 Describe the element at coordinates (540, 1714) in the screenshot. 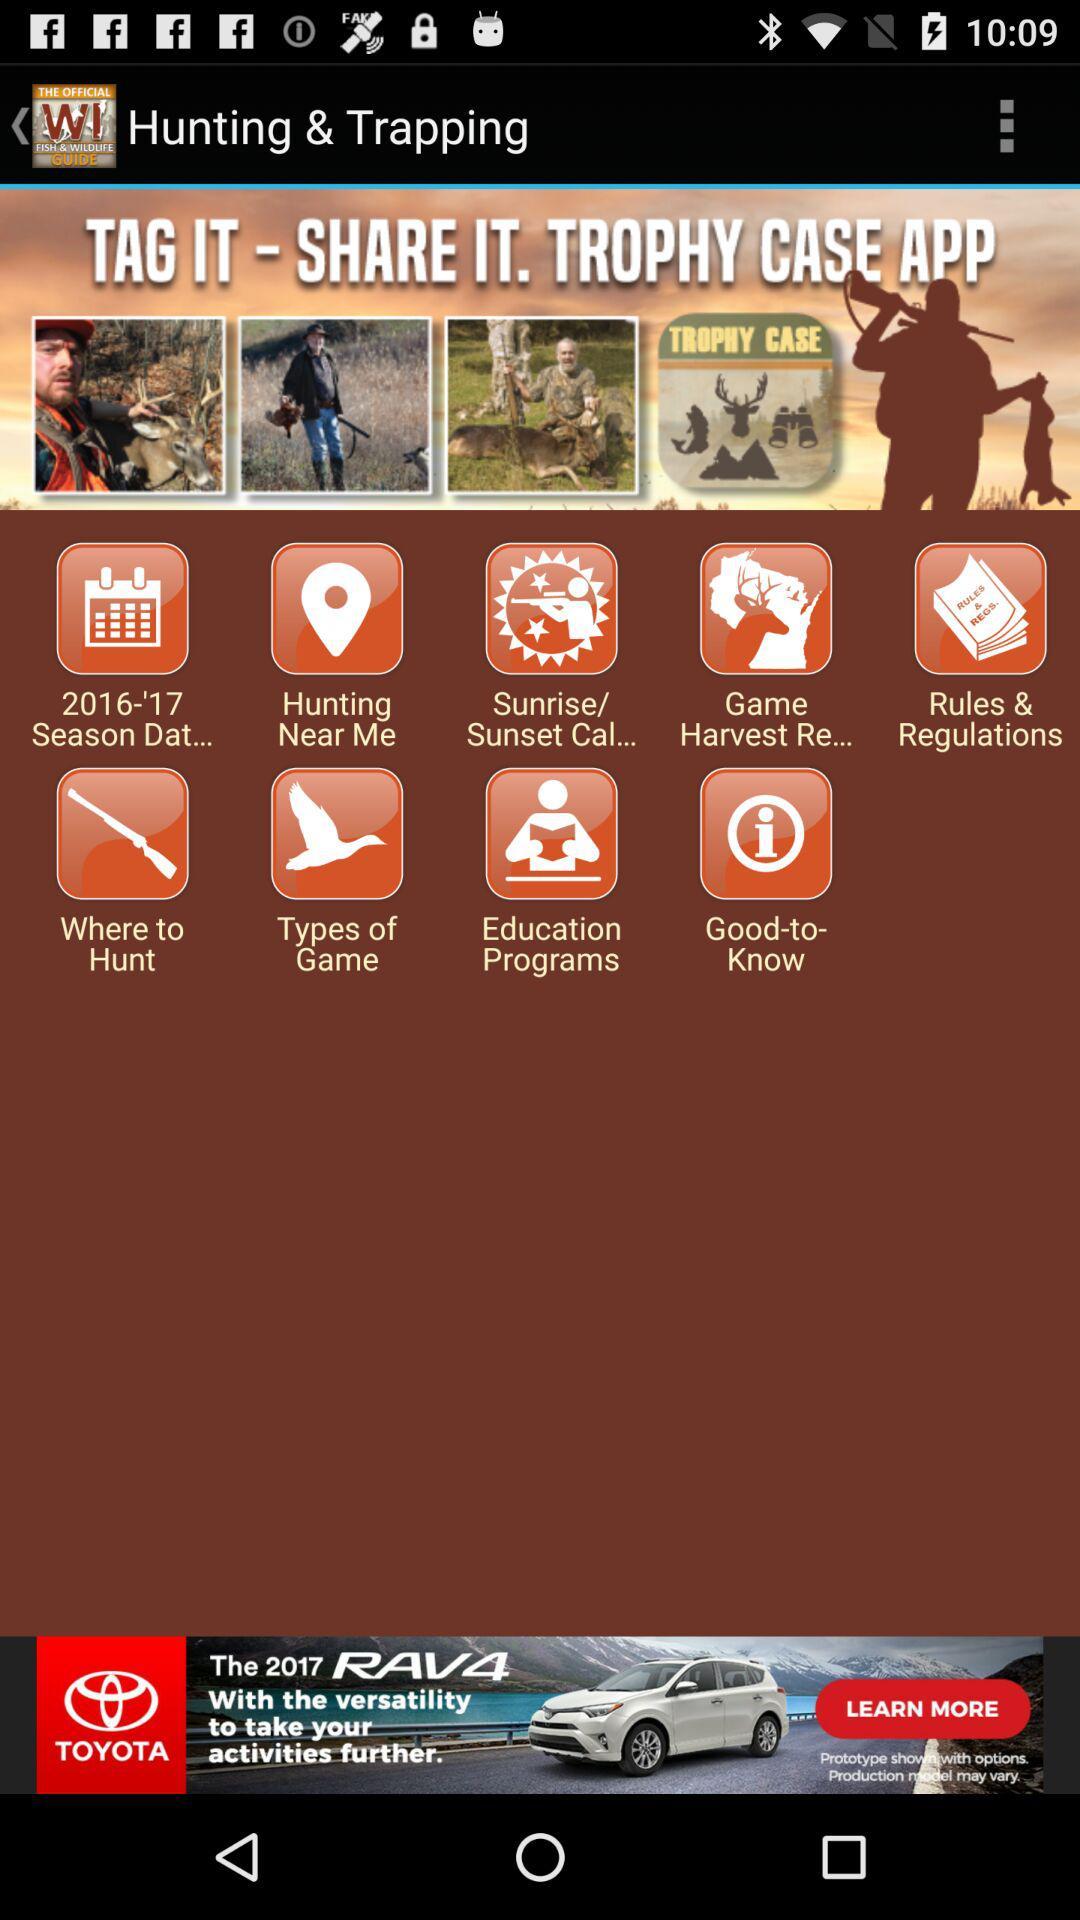

I see `advertisement page` at that location.